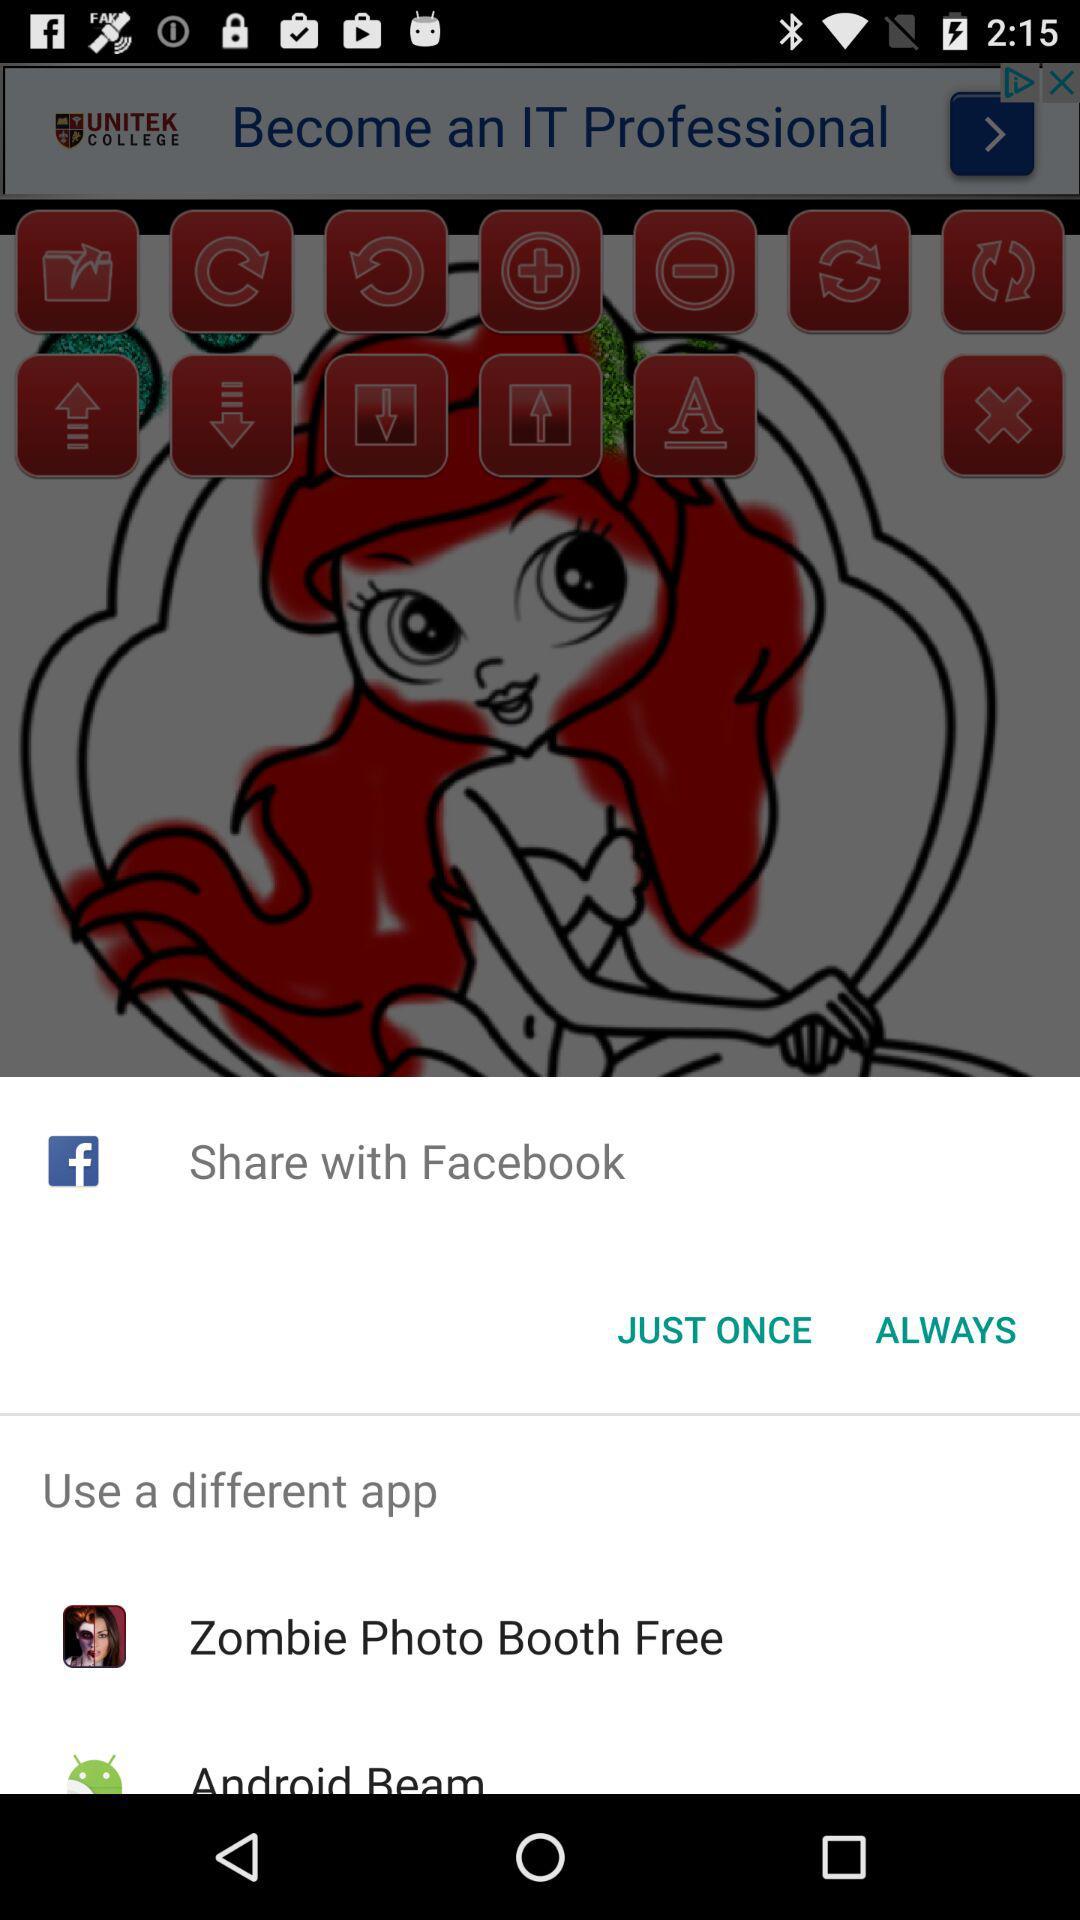 This screenshot has width=1080, height=1920. I want to click on always at the bottom right corner, so click(945, 1329).